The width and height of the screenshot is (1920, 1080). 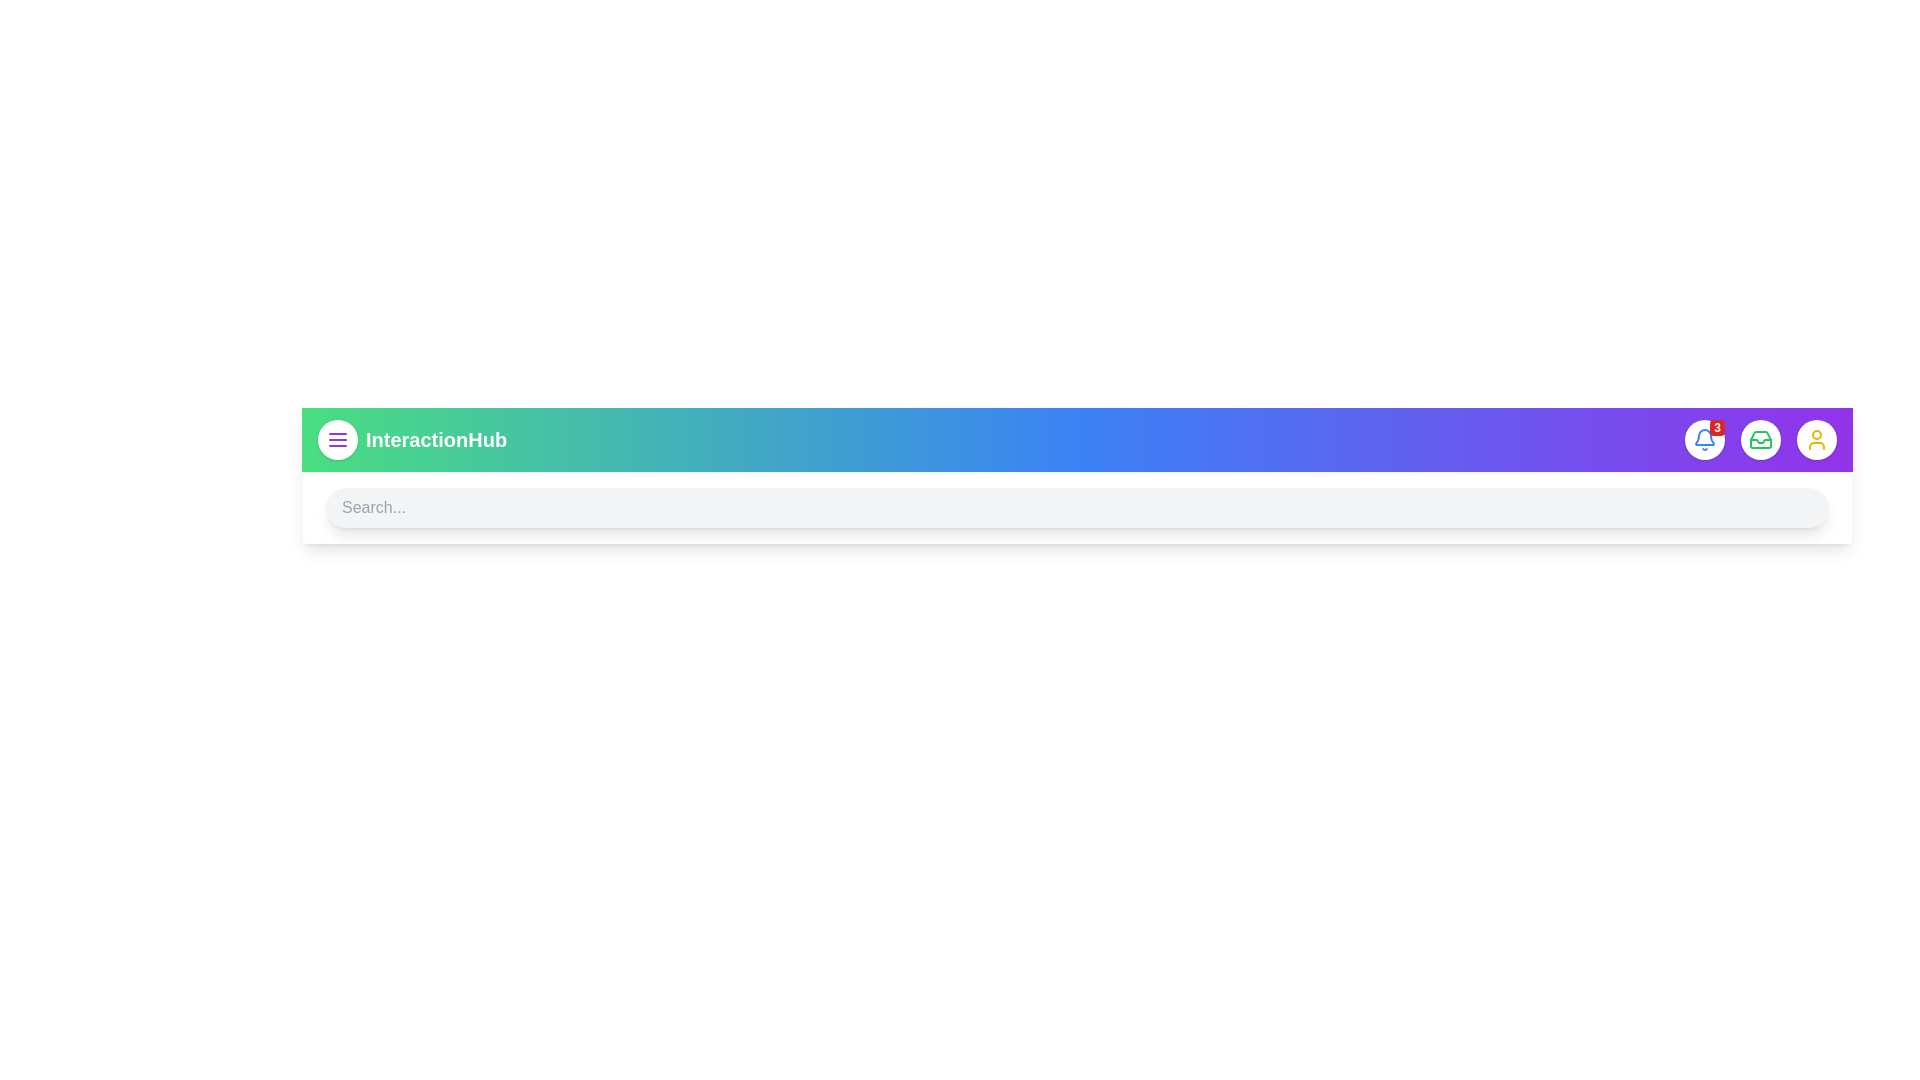 I want to click on the user icon to open the user profile, so click(x=1817, y=438).